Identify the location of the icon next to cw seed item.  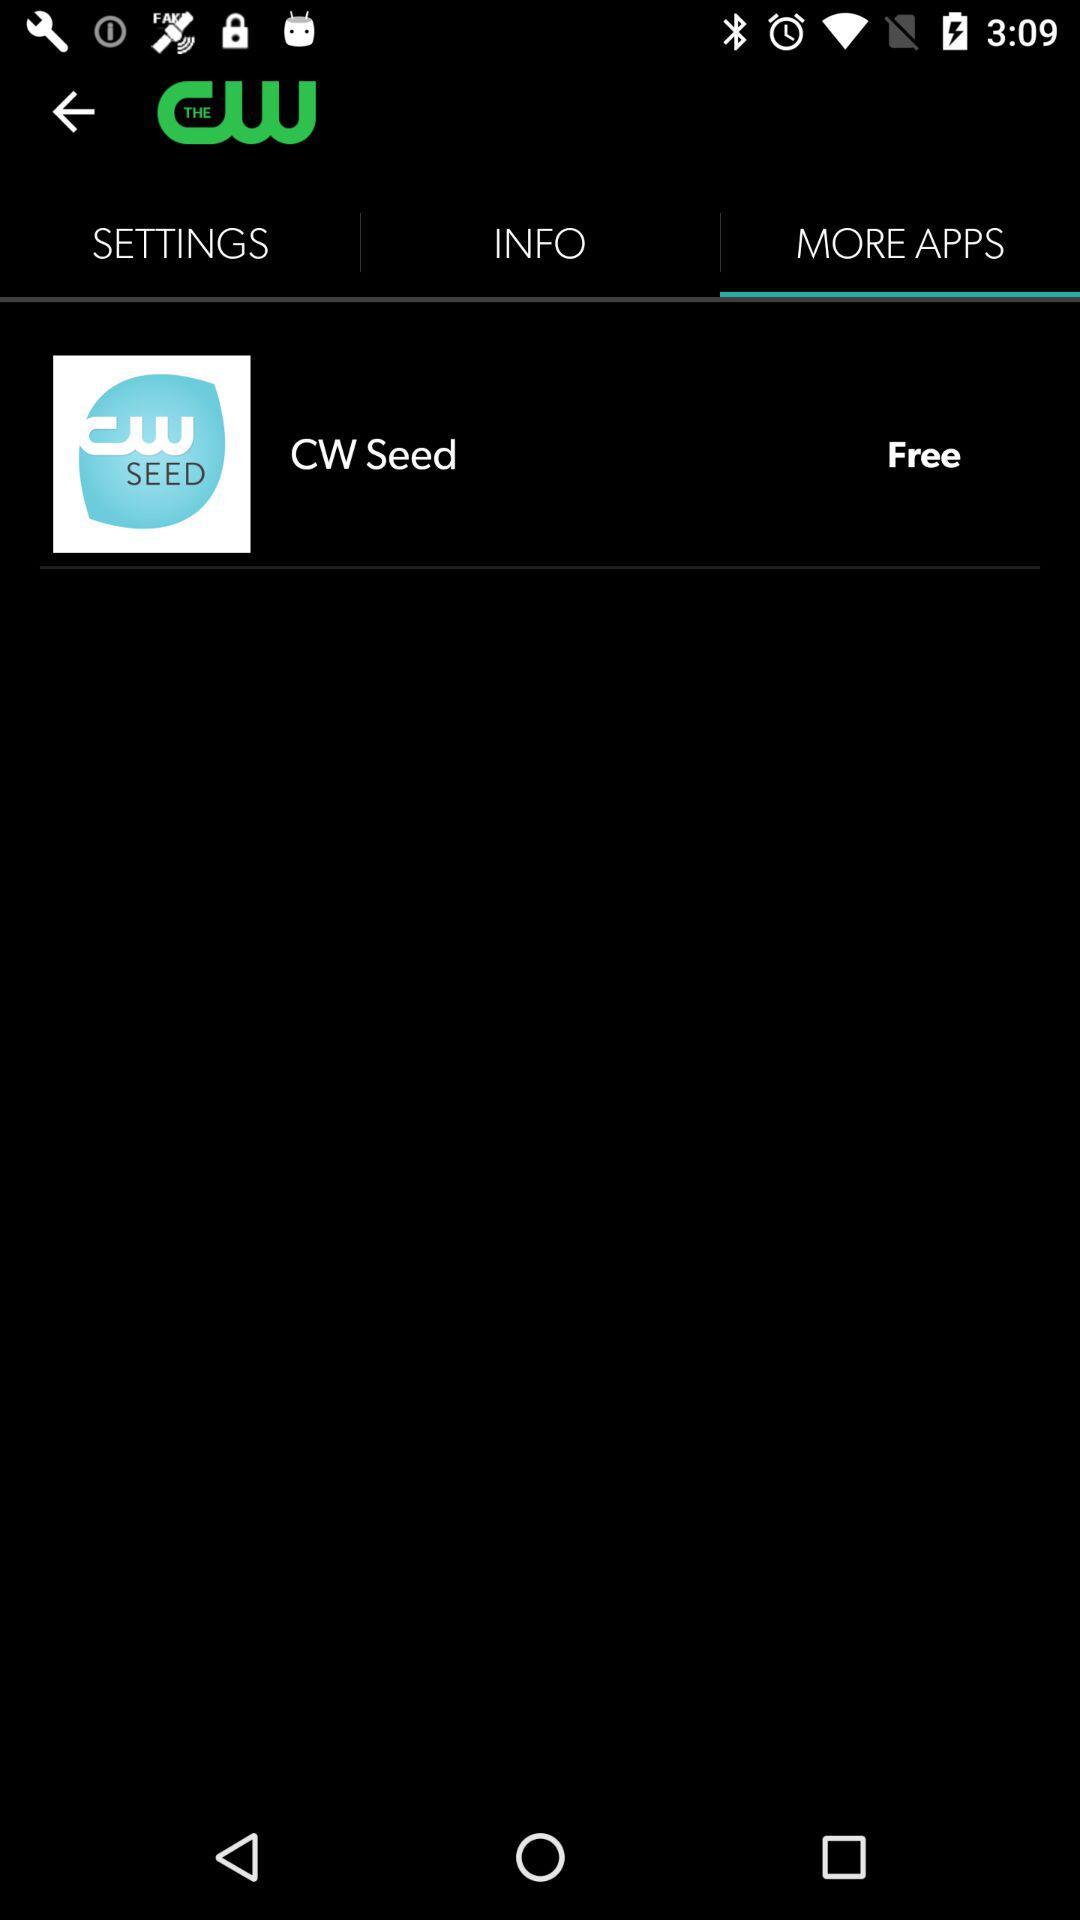
(150, 453).